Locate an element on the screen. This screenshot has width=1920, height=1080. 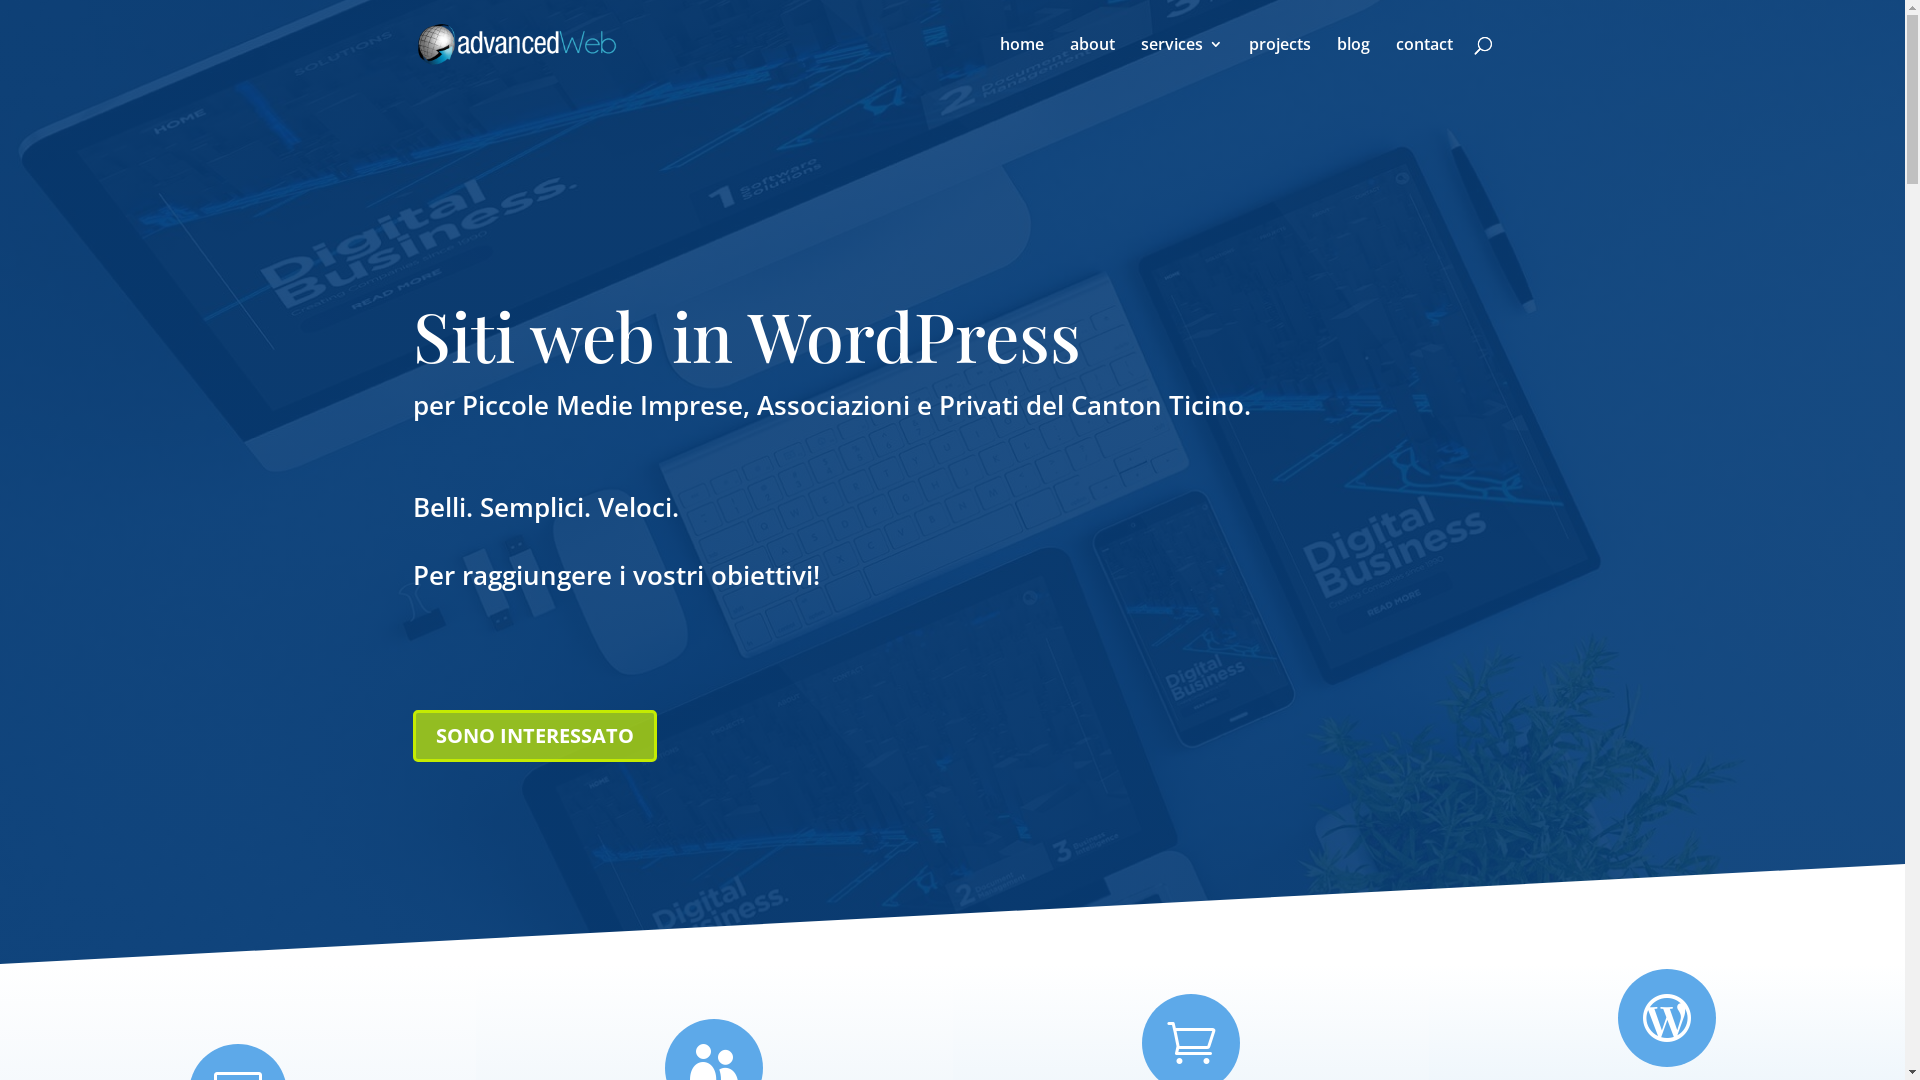
'services' is located at coordinates (1180, 61).